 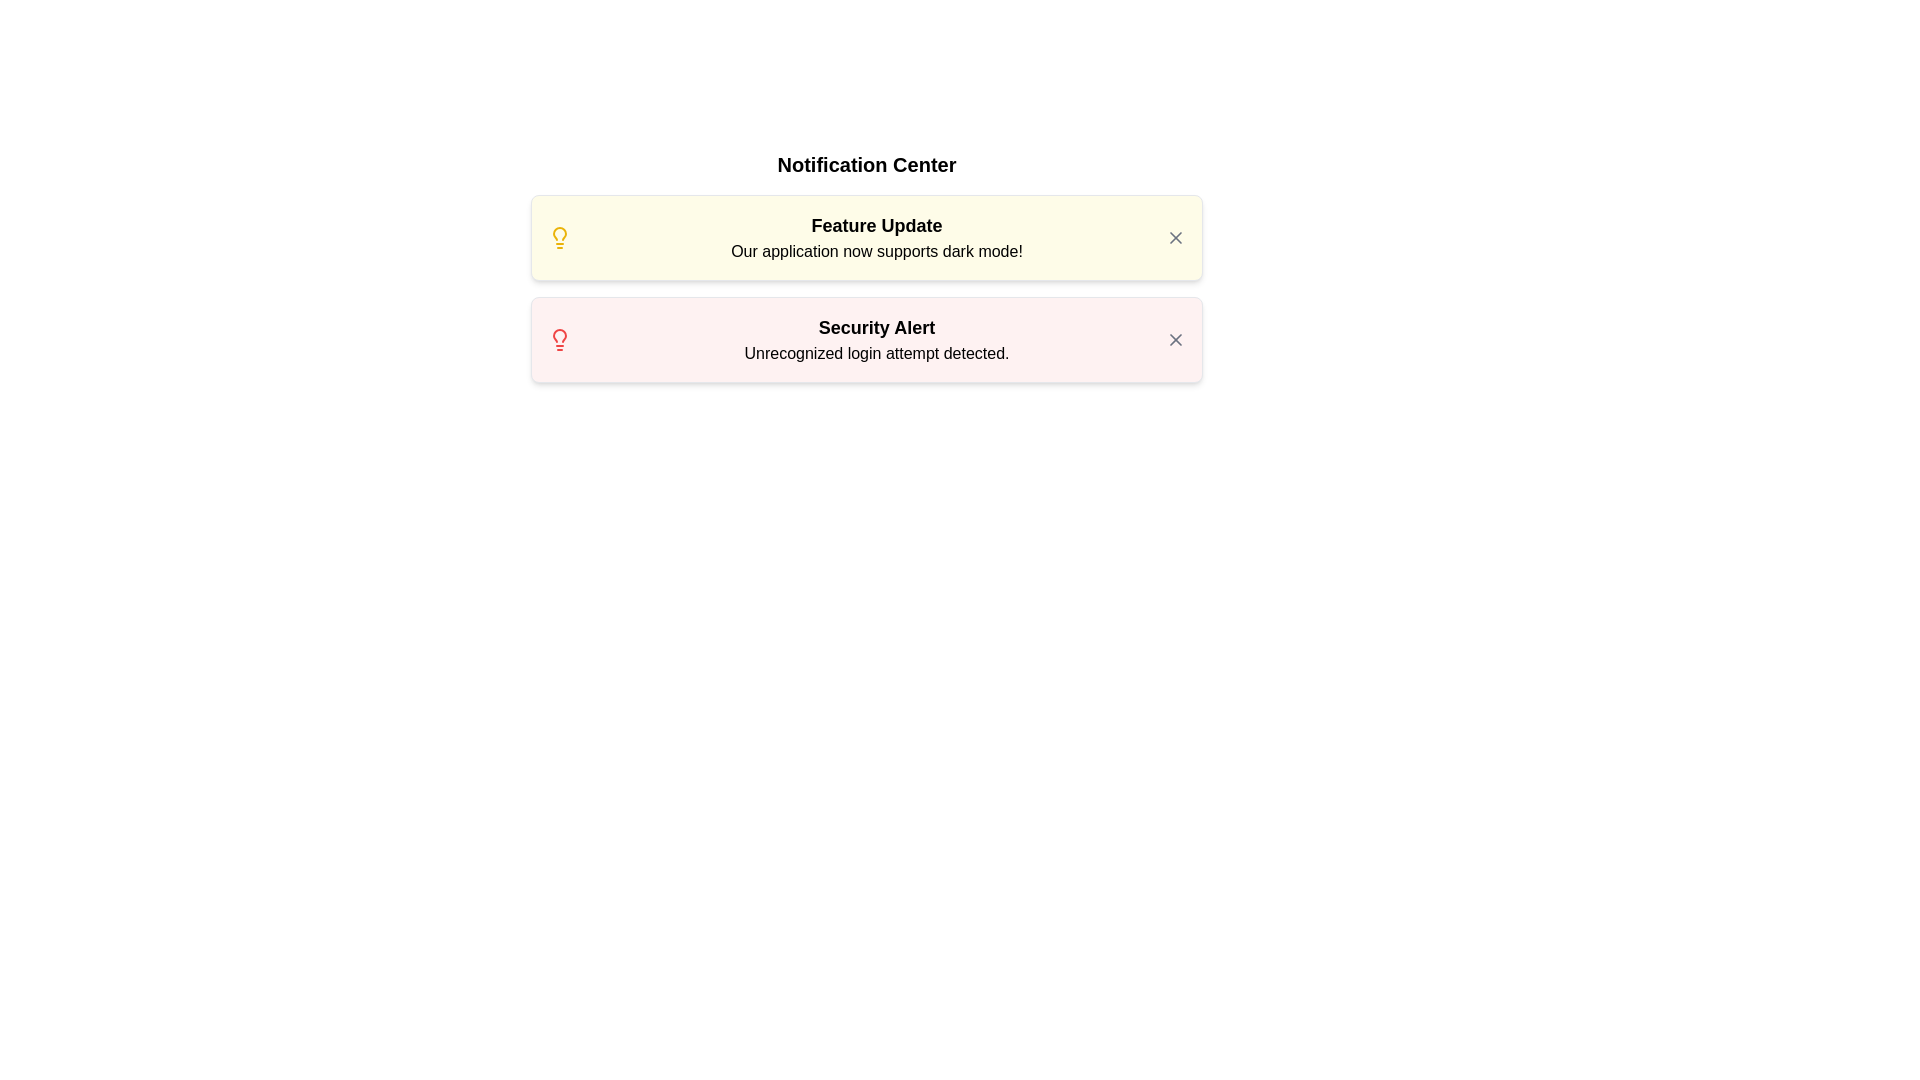 I want to click on the Text Display element containing the header 'Feature Update' and the description 'Our application now supports dark mode!' located near the top center of the notification list panel, so click(x=877, y=237).